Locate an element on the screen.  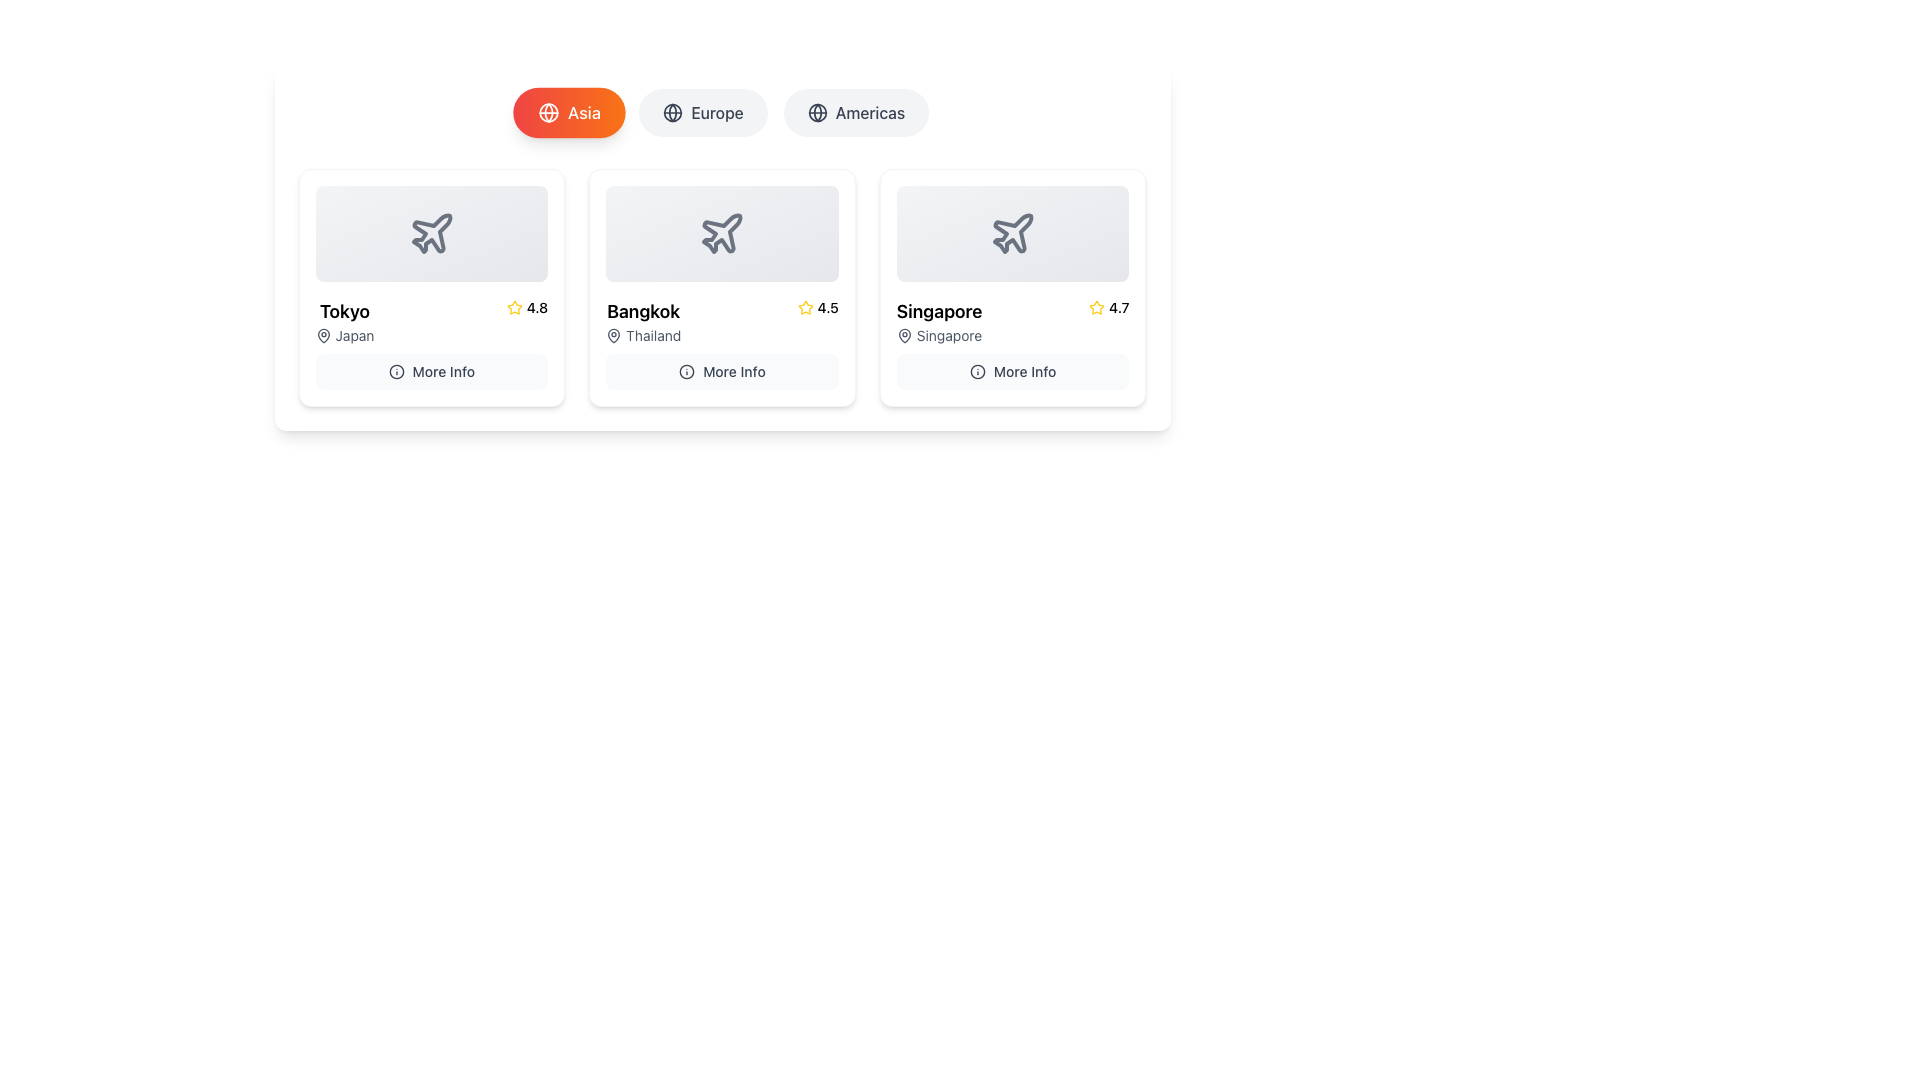
the small, pin-shaped icon located to the left of the text 'Japan' in the first card labeled 'Tokyo' within the horizontal list of travel destinations is located at coordinates (323, 334).